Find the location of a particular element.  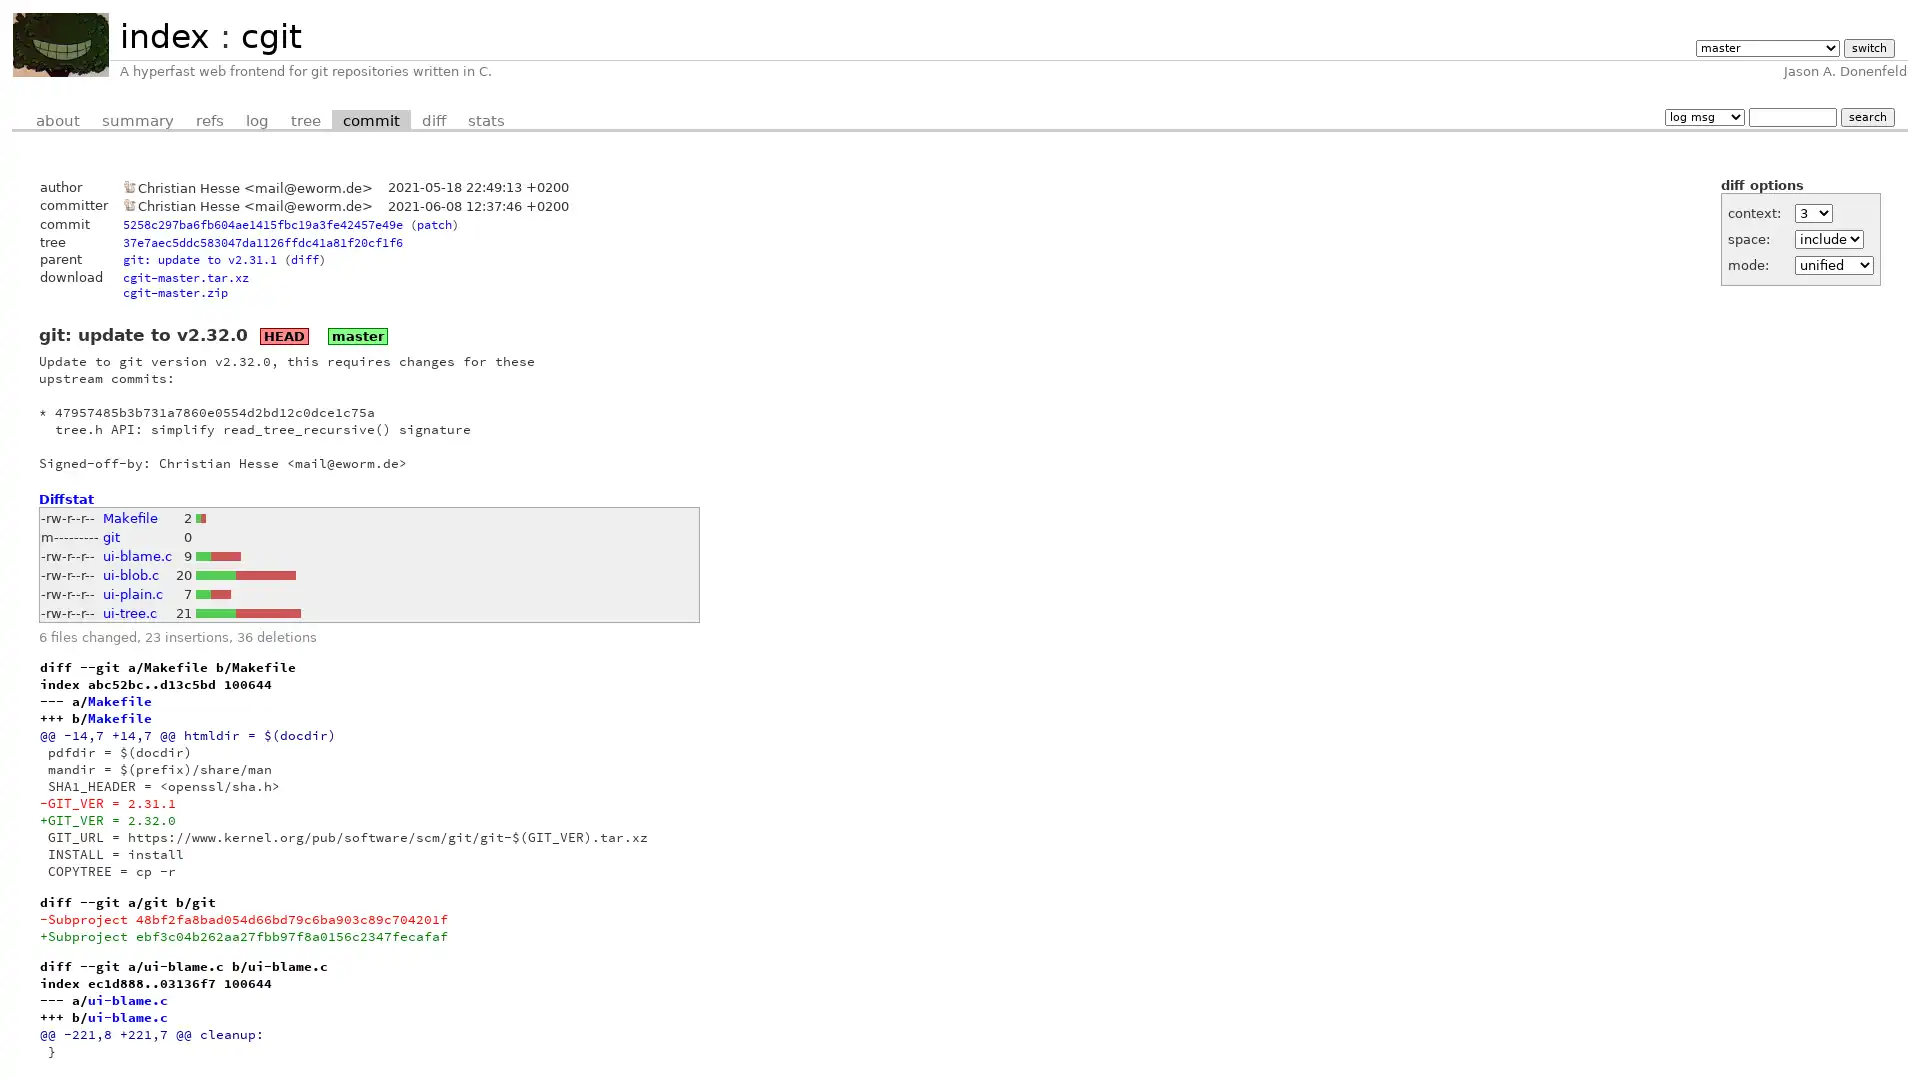

switch is located at coordinates (1867, 47).